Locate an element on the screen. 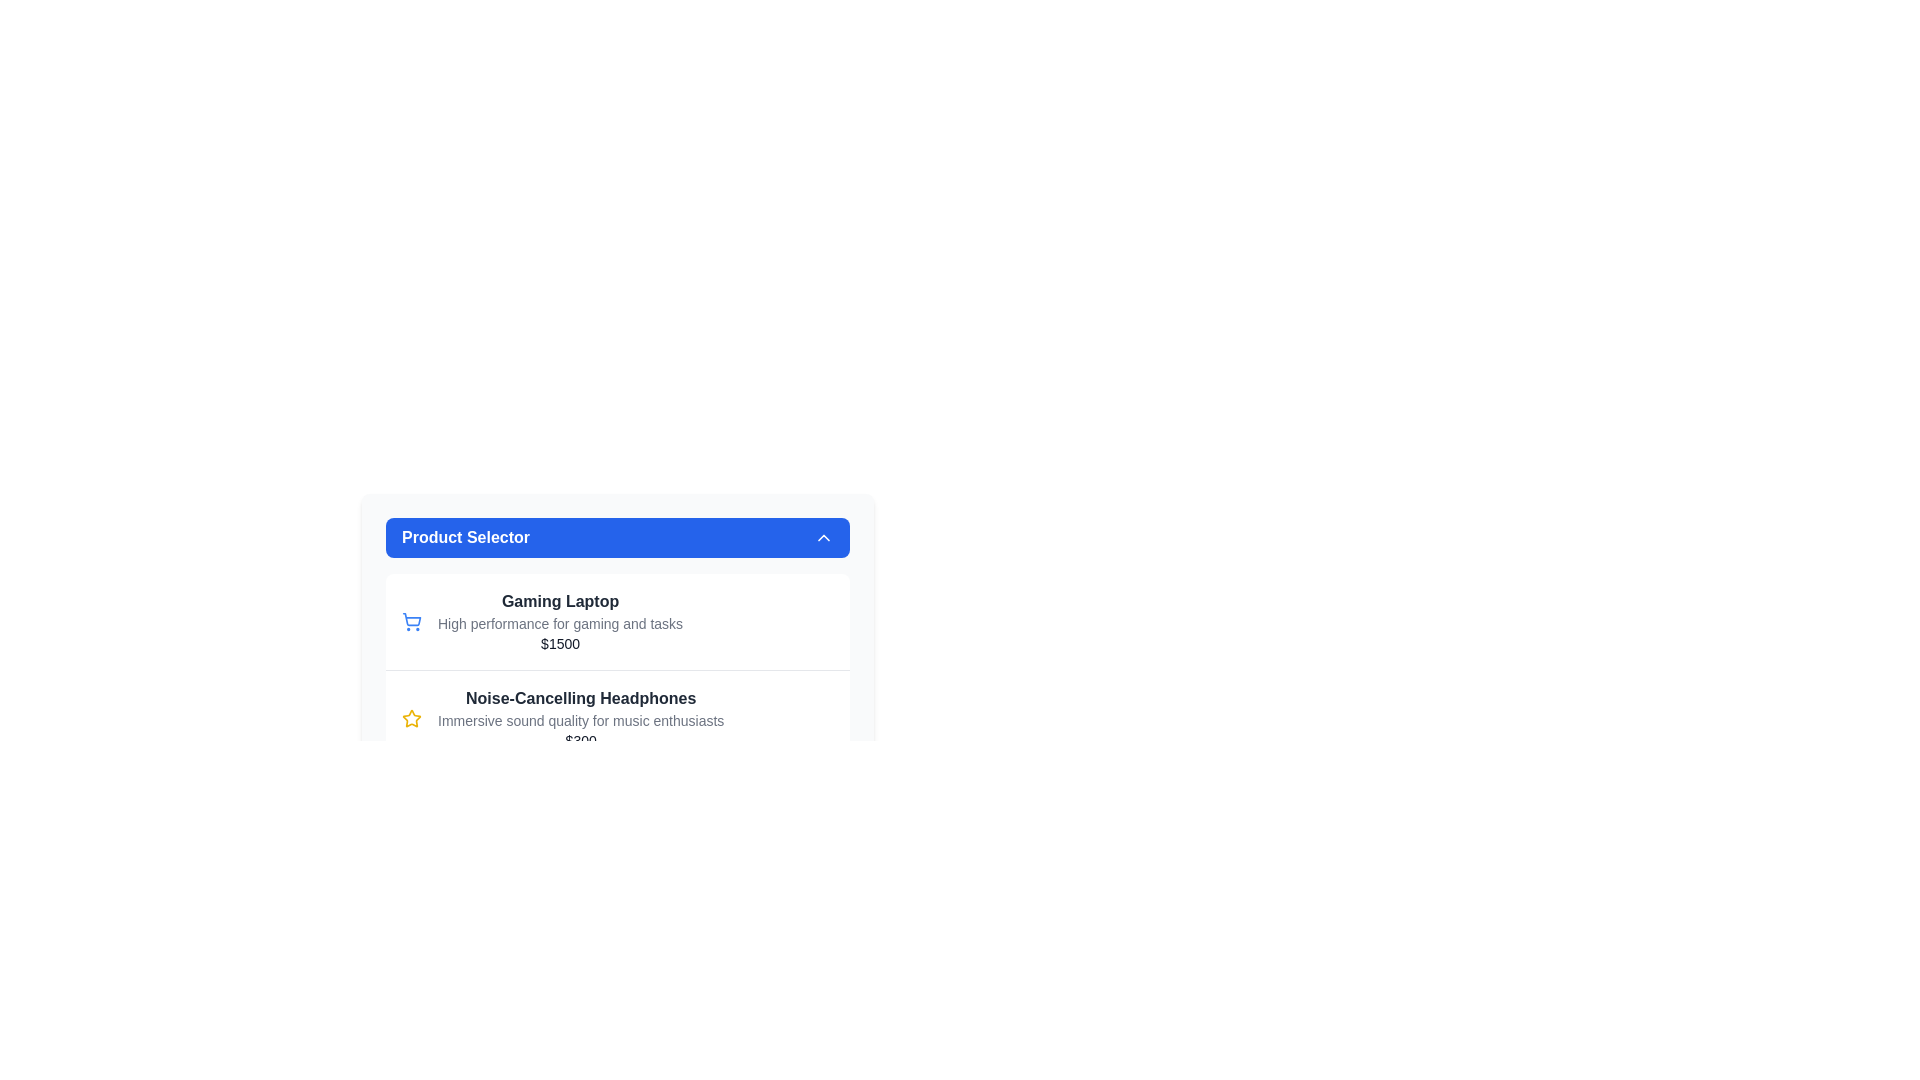 This screenshot has width=1920, height=1080. the text element reading 'Immersive sound quality for music enthusiasts', which is positioned centrally beneath the headline 'Noise-Cancelling Headphones' is located at coordinates (580, 721).